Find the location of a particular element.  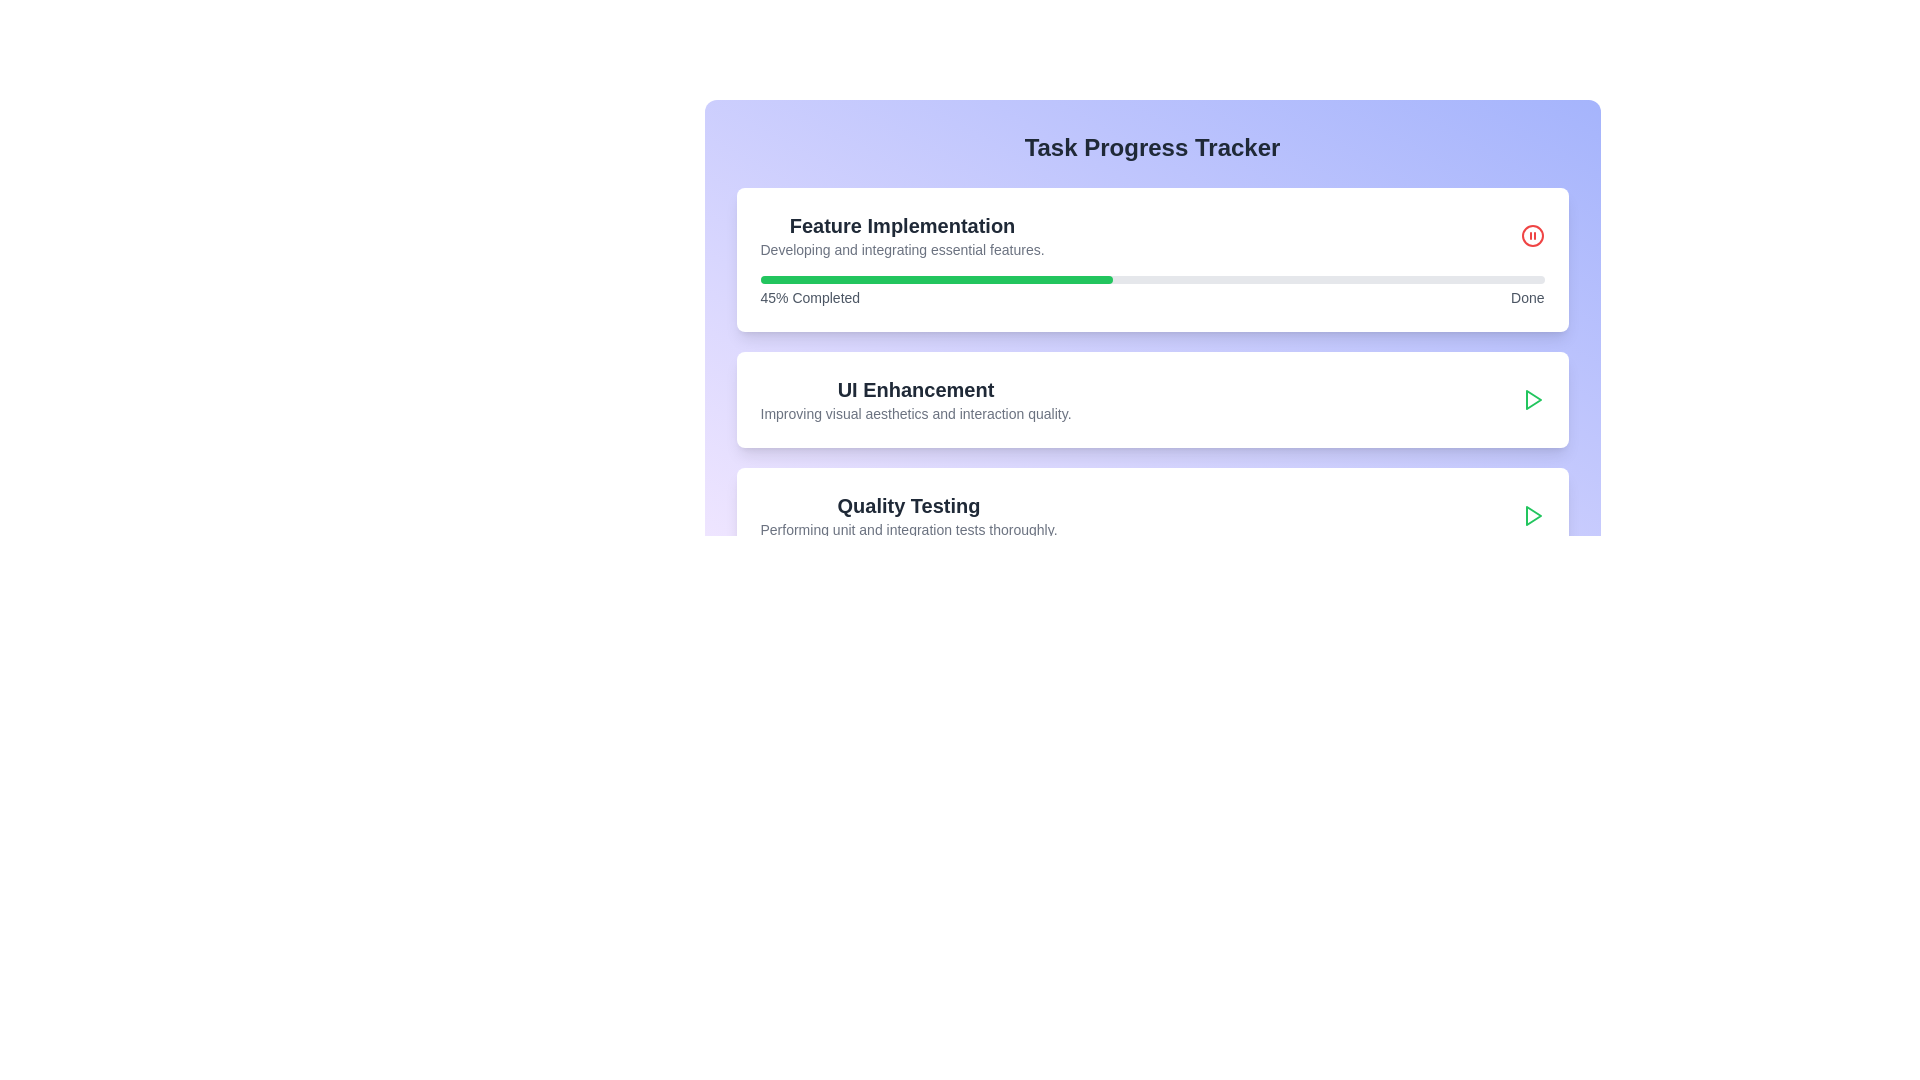

the button located at the far-right side of the 'Quality Testing' section is located at coordinates (1531, 515).